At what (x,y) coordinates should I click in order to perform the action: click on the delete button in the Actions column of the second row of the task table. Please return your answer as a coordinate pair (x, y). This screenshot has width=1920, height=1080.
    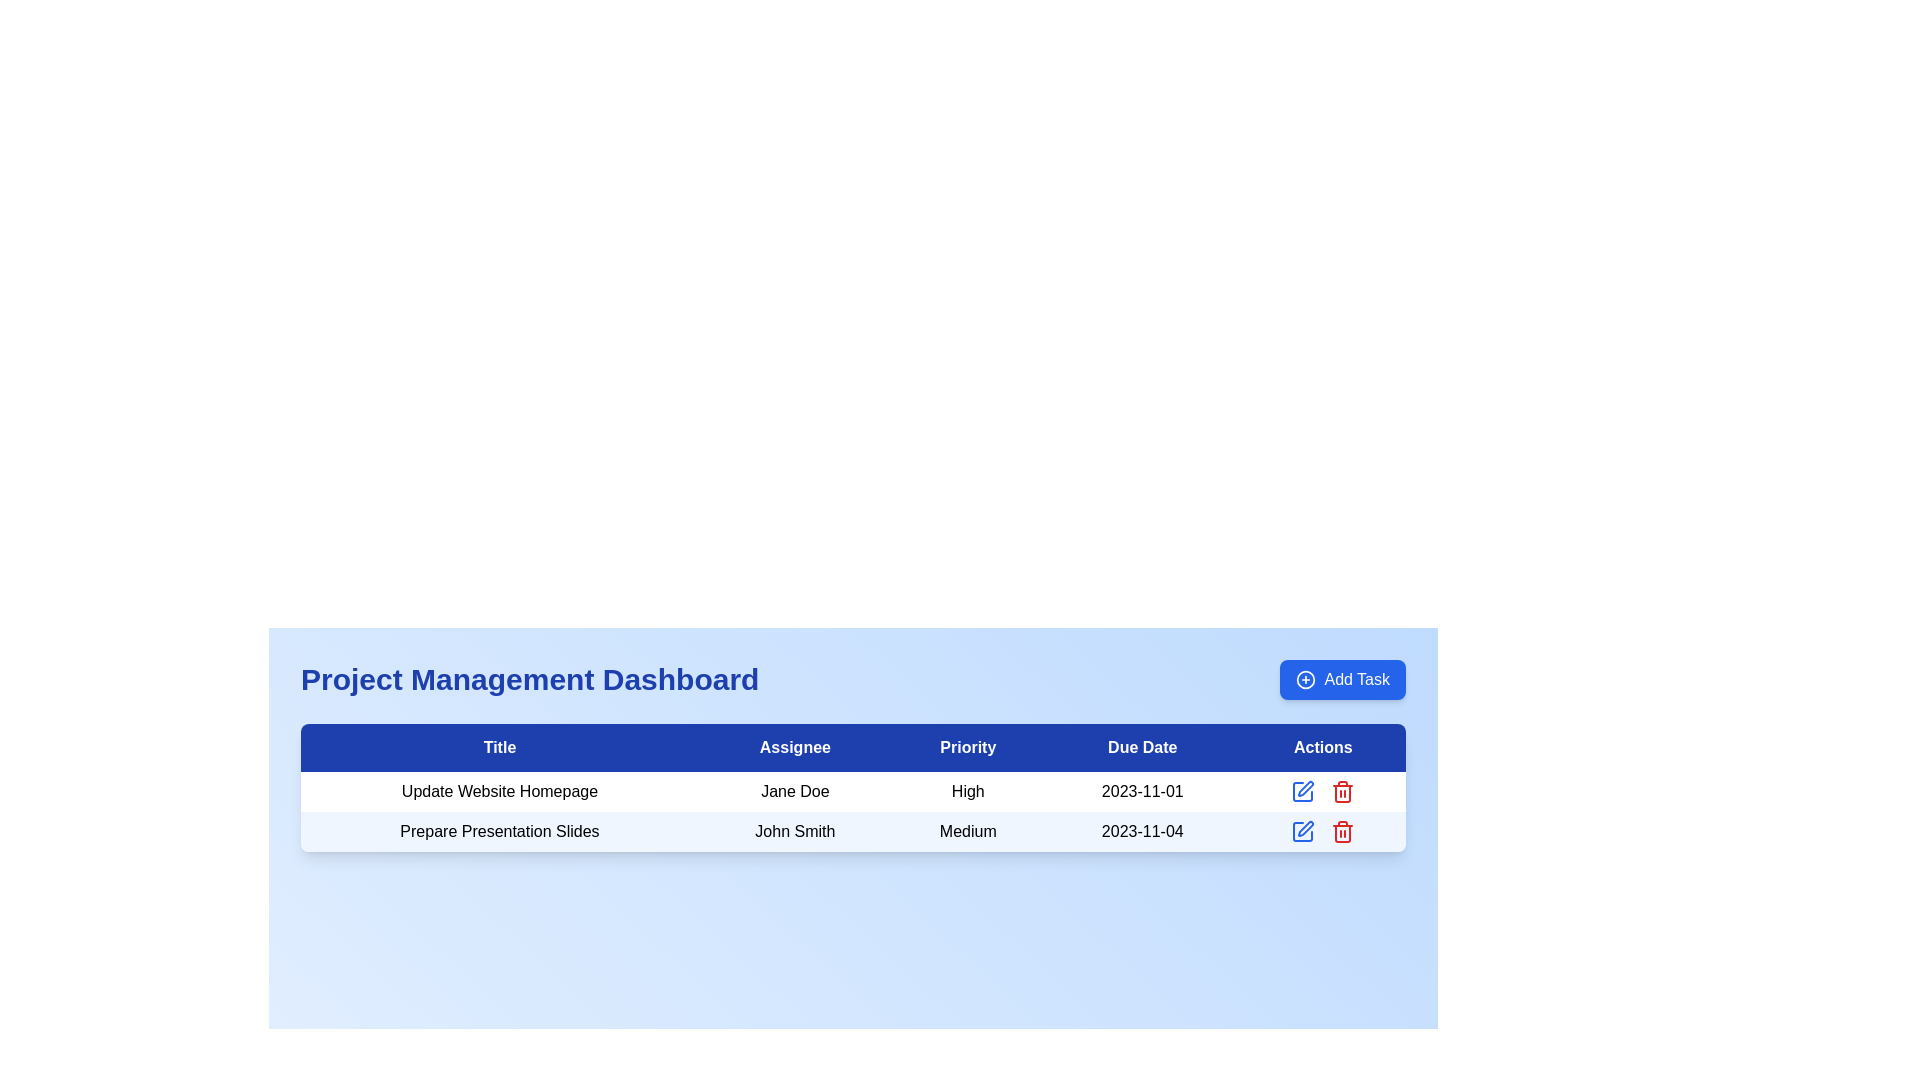
    Looking at the image, I should click on (1343, 790).